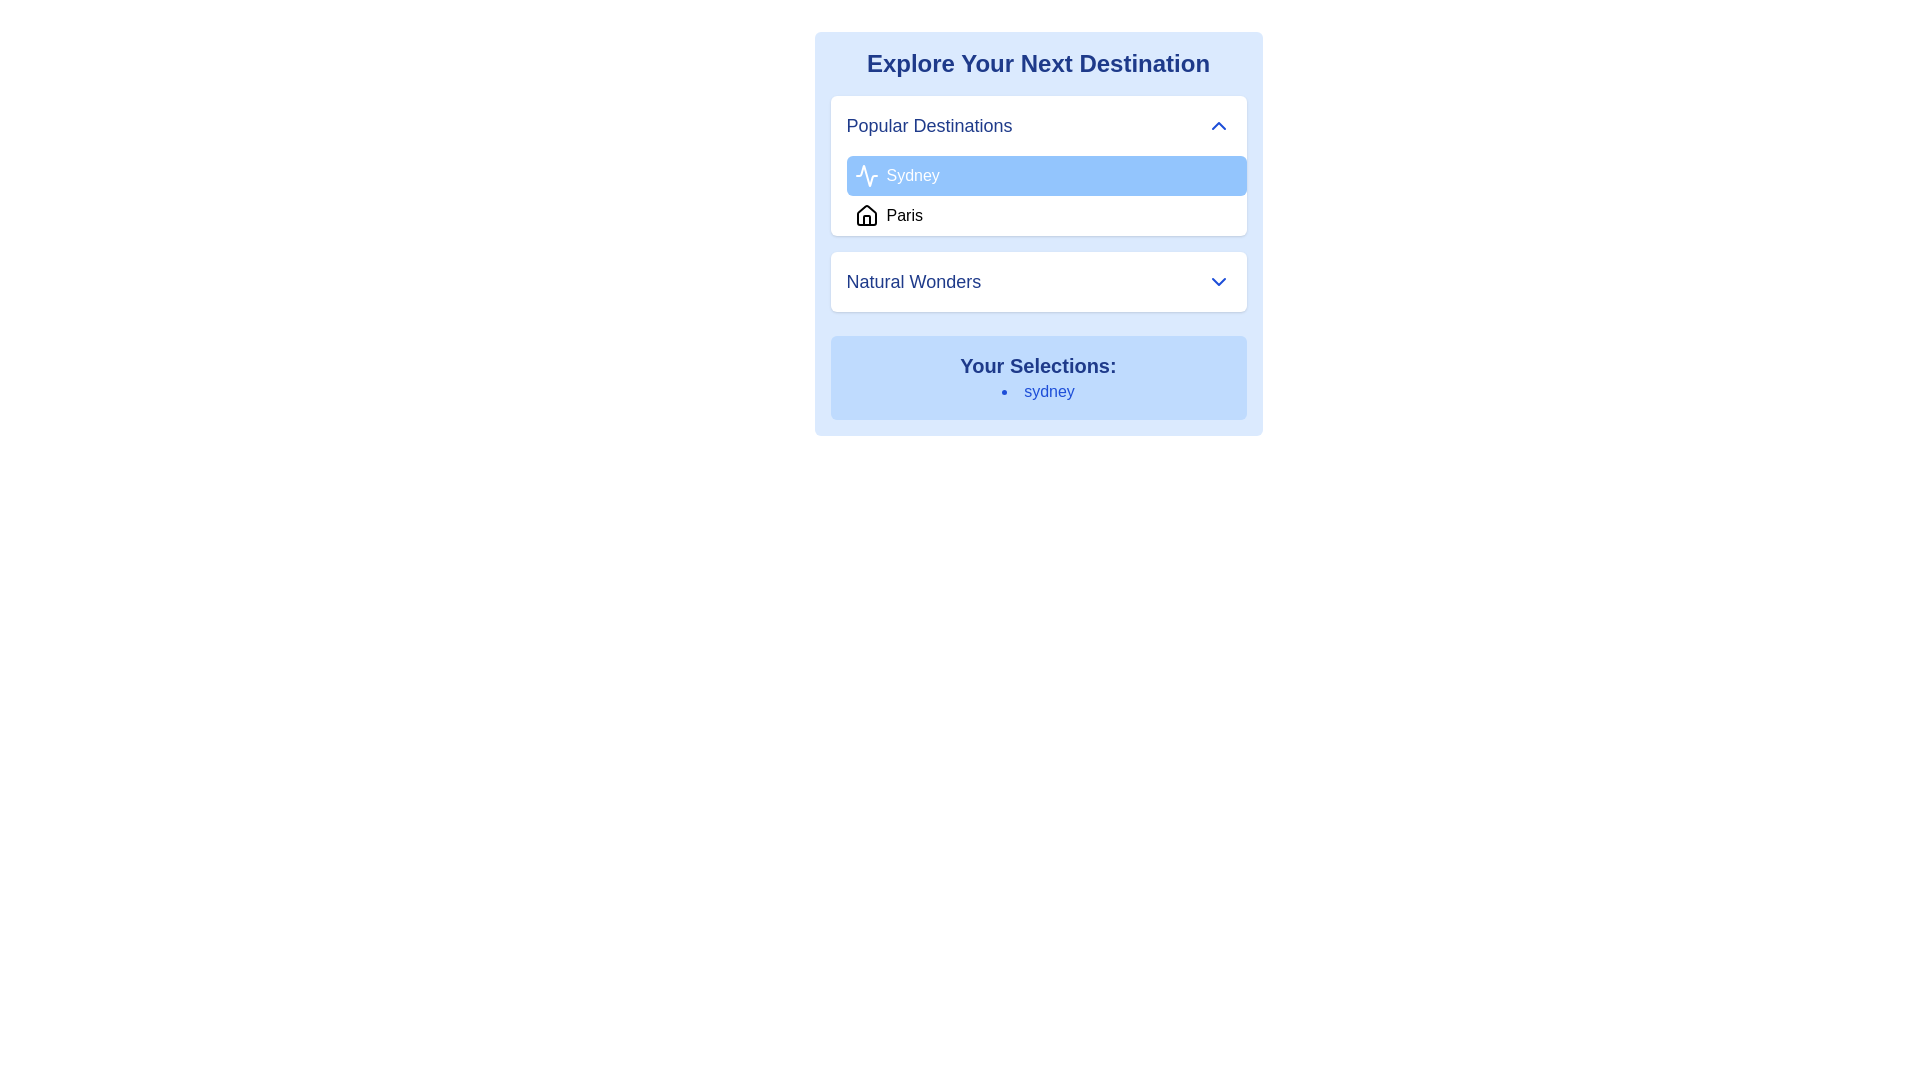 The height and width of the screenshot is (1080, 1920). I want to click on the bullet point element containing the text 'sydney', which is styled in blue font and located below the bold title 'Your Selections:', so click(1038, 392).